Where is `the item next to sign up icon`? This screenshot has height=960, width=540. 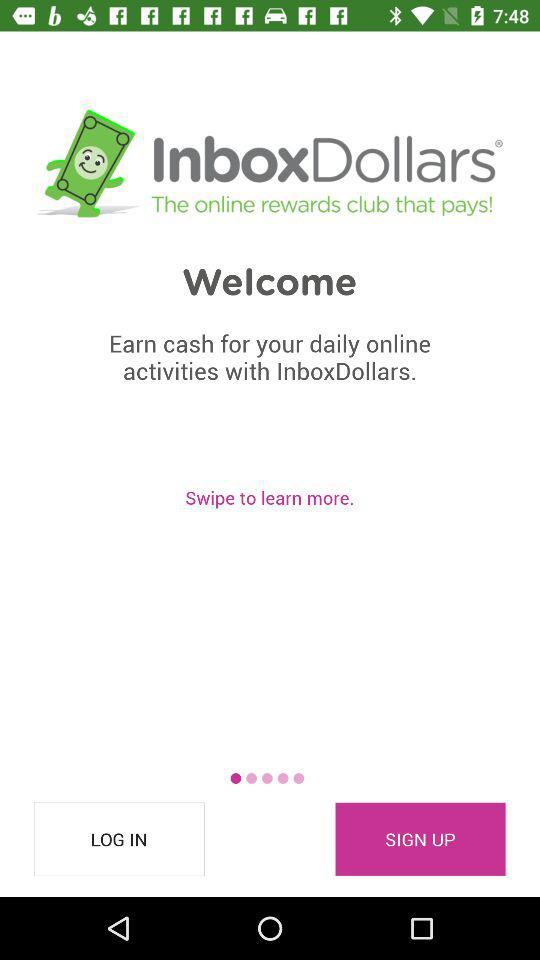 the item next to sign up icon is located at coordinates (119, 839).